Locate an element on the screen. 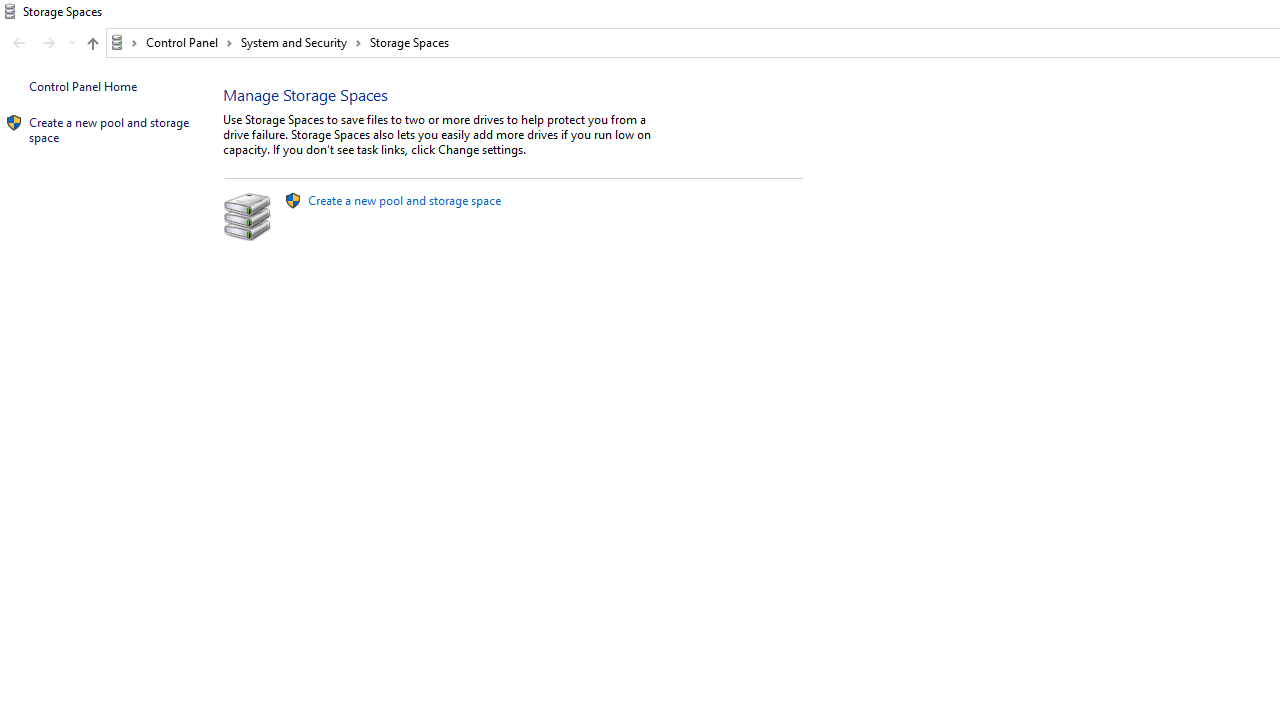 The width and height of the screenshot is (1280, 720). 'Recent locations' is located at coordinates (71, 43).